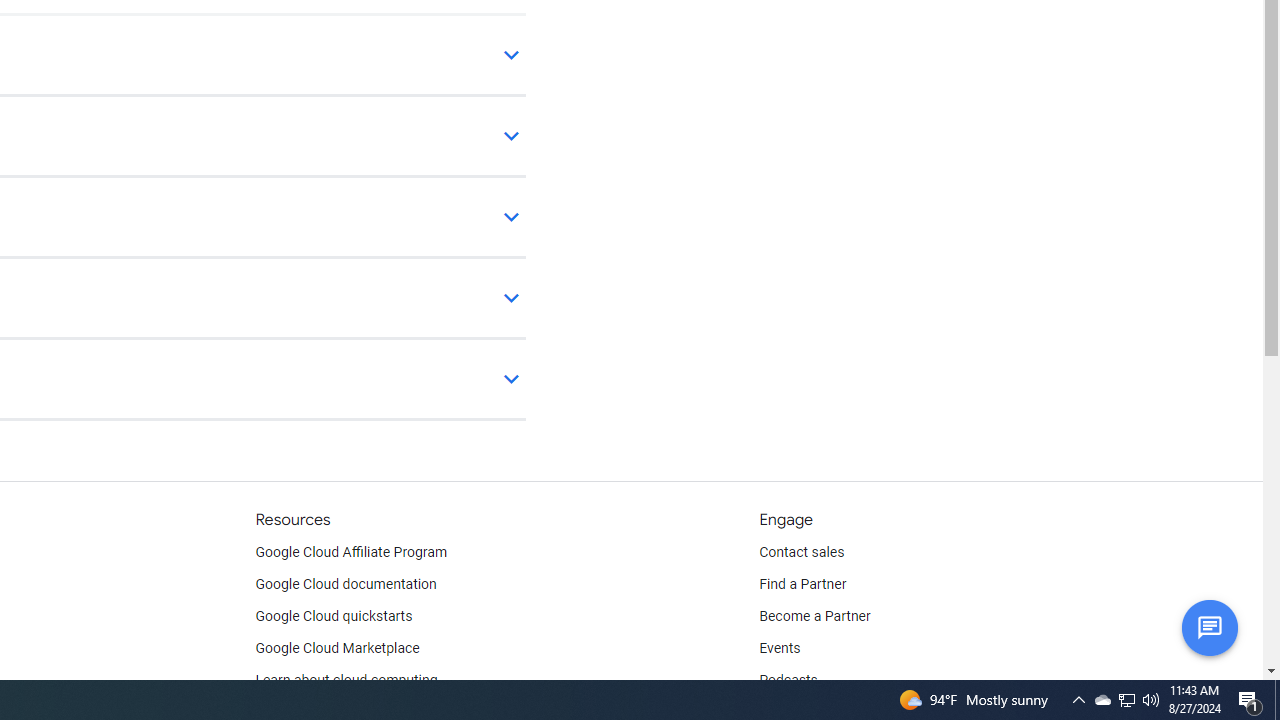 The height and width of the screenshot is (720, 1280). I want to click on 'Google Cloud quickstarts', so click(334, 616).